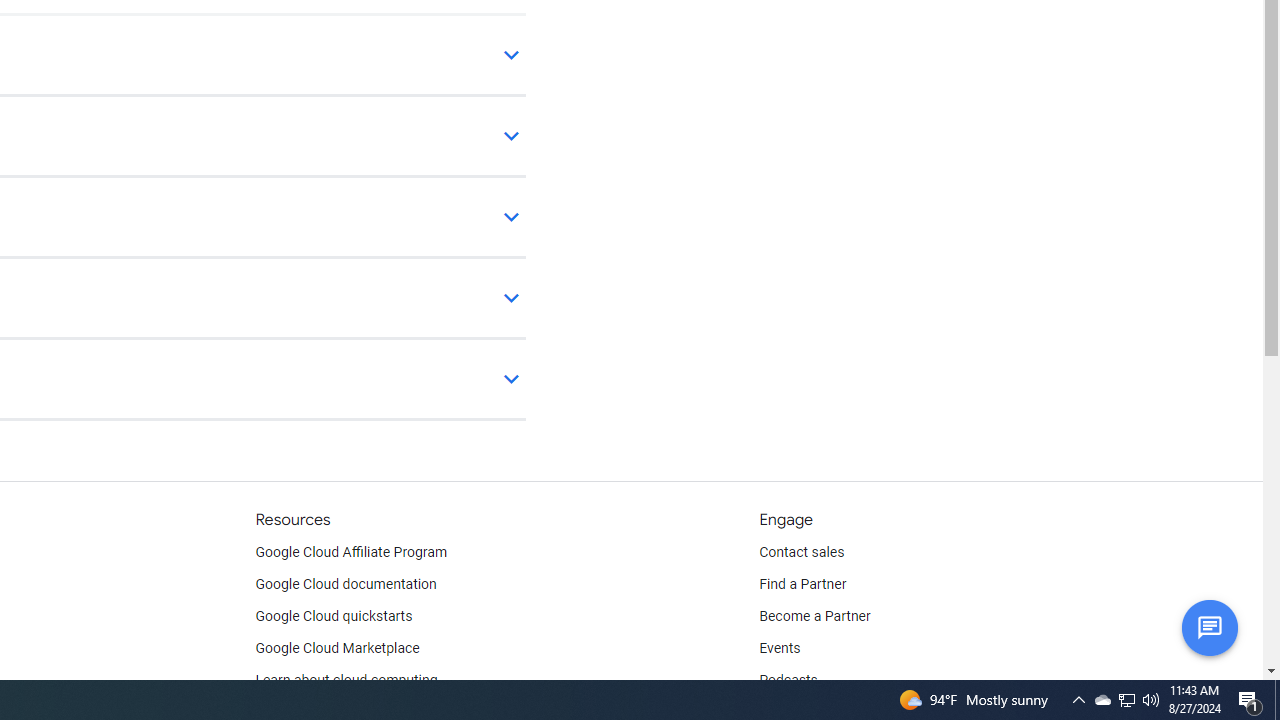 The height and width of the screenshot is (720, 1280). I want to click on 'Google Cloud quickstarts', so click(334, 616).